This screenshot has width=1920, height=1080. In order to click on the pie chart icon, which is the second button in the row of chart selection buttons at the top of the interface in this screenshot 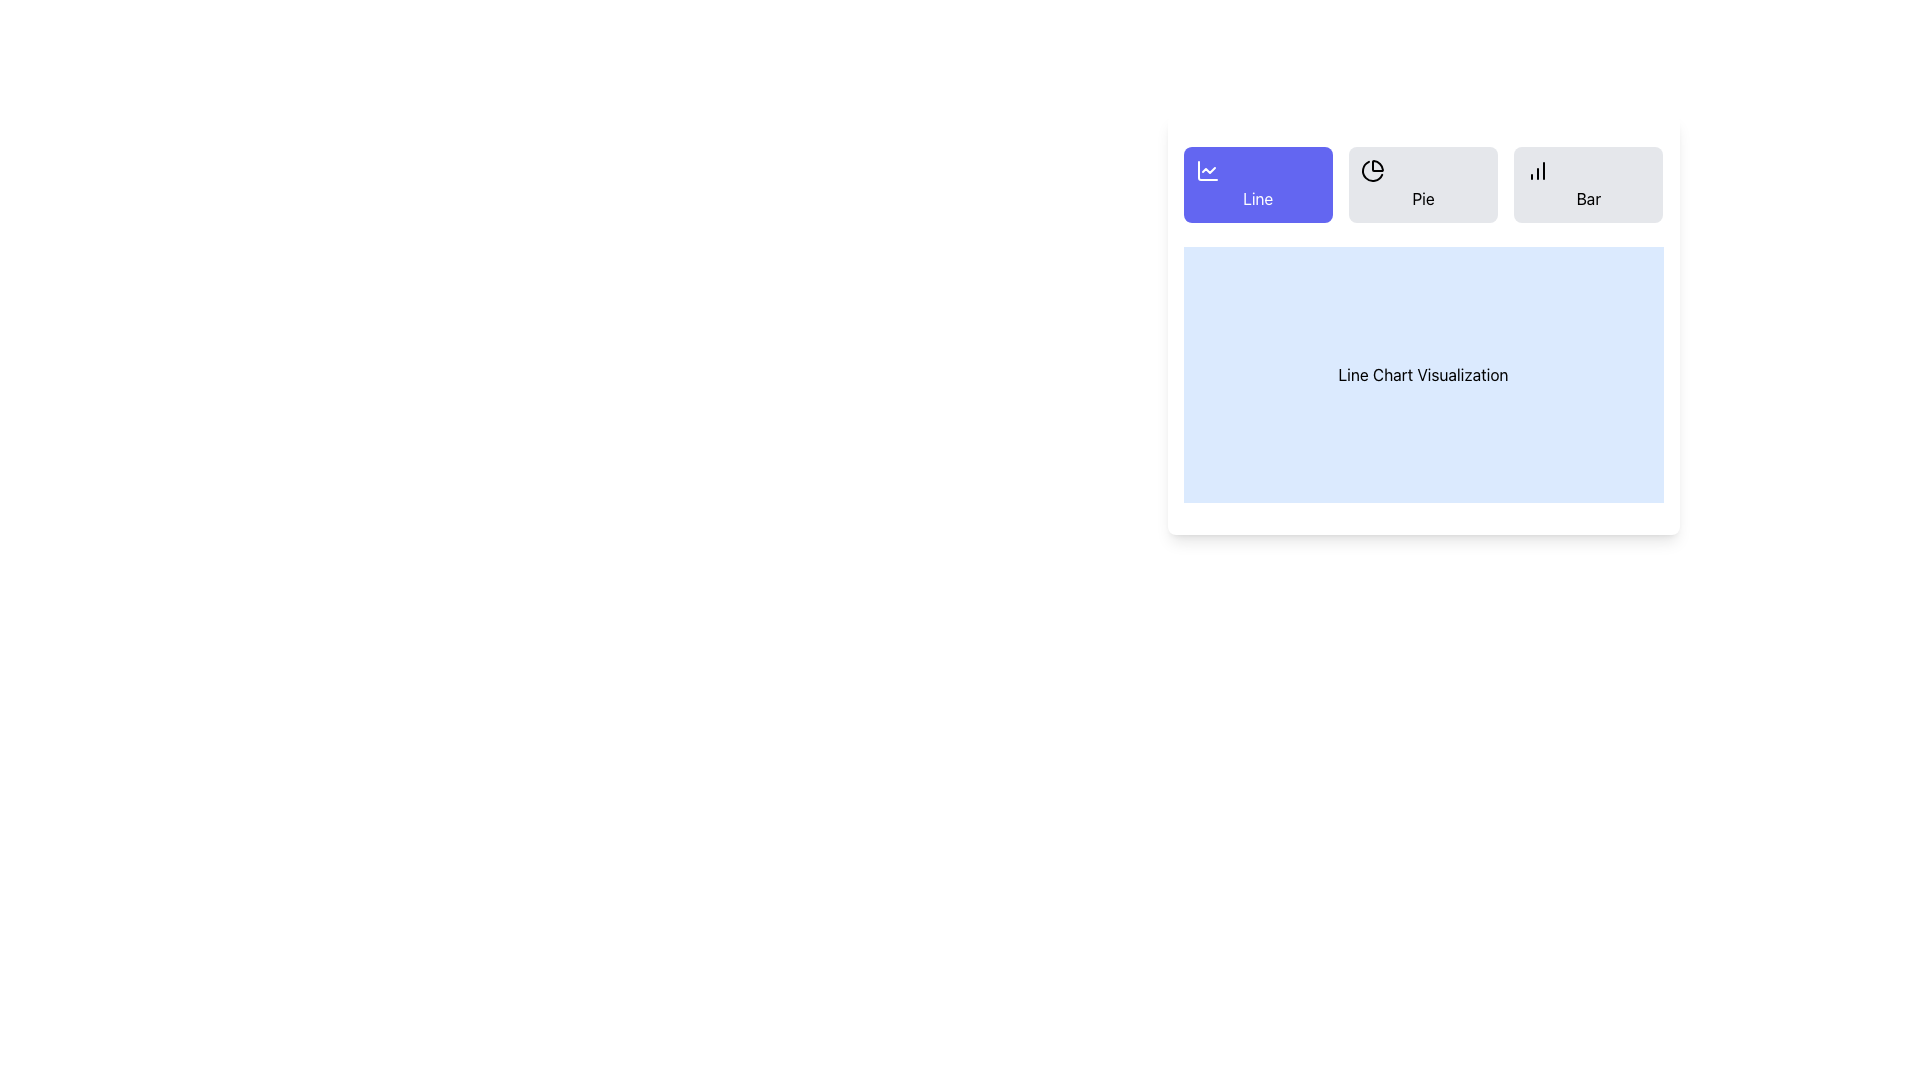, I will do `click(1371, 169)`.